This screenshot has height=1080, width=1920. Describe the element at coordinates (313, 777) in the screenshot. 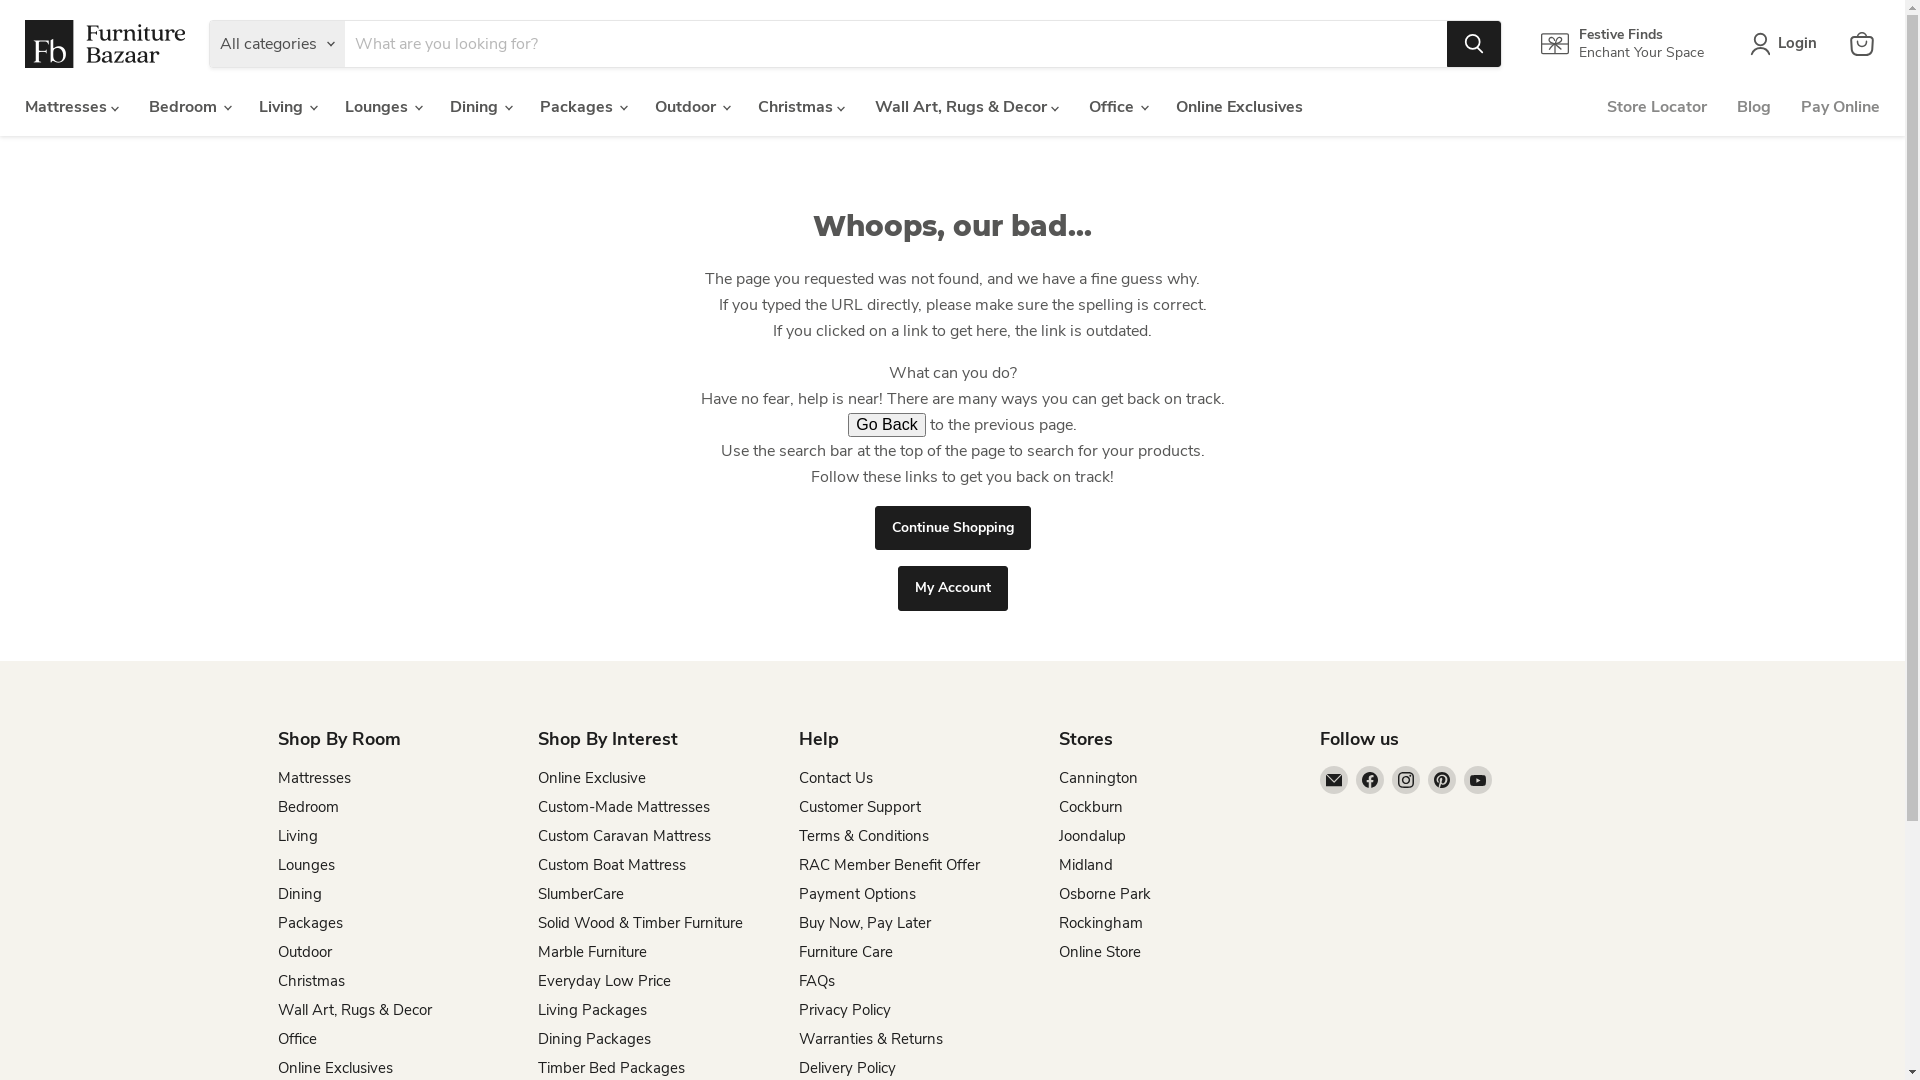

I see `'Mattresses'` at that location.